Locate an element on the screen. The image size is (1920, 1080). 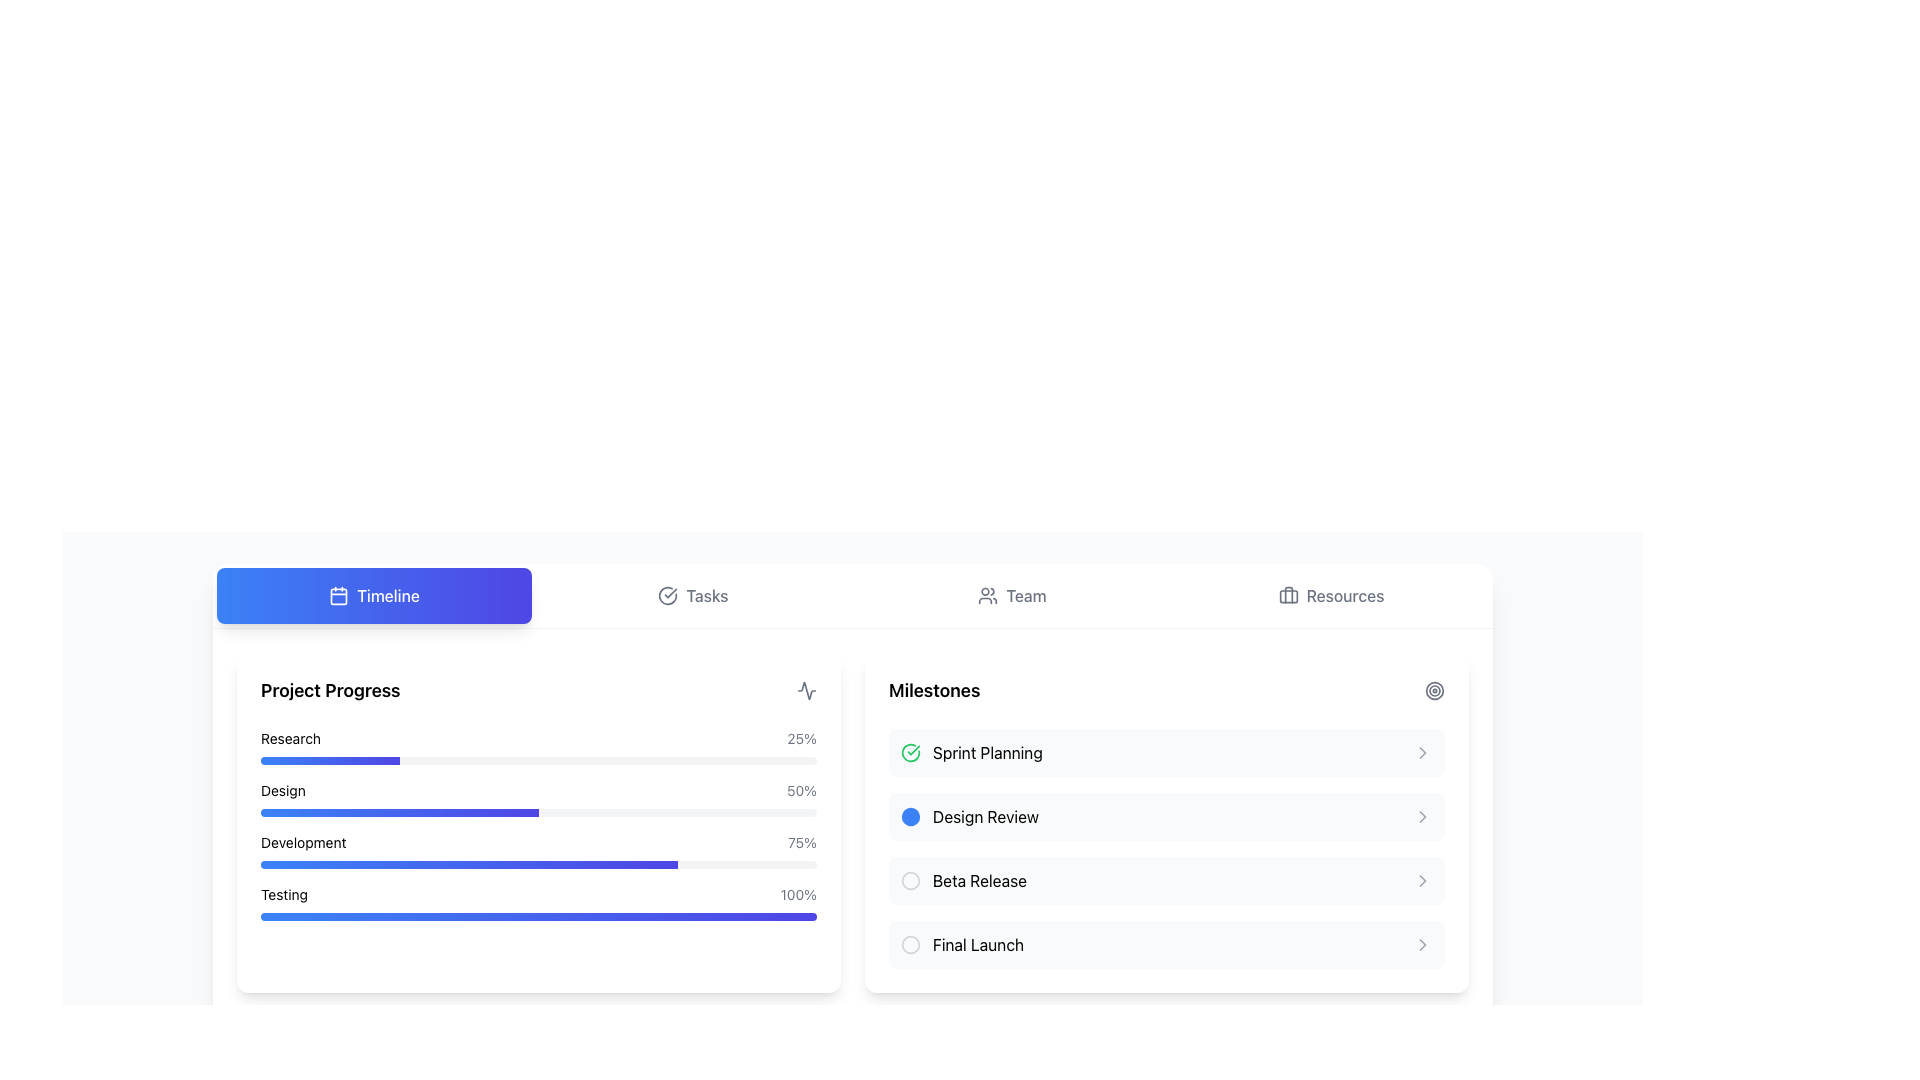
the first list item labeled 'Sprint Planning' in the milestones section is located at coordinates (1166, 752).